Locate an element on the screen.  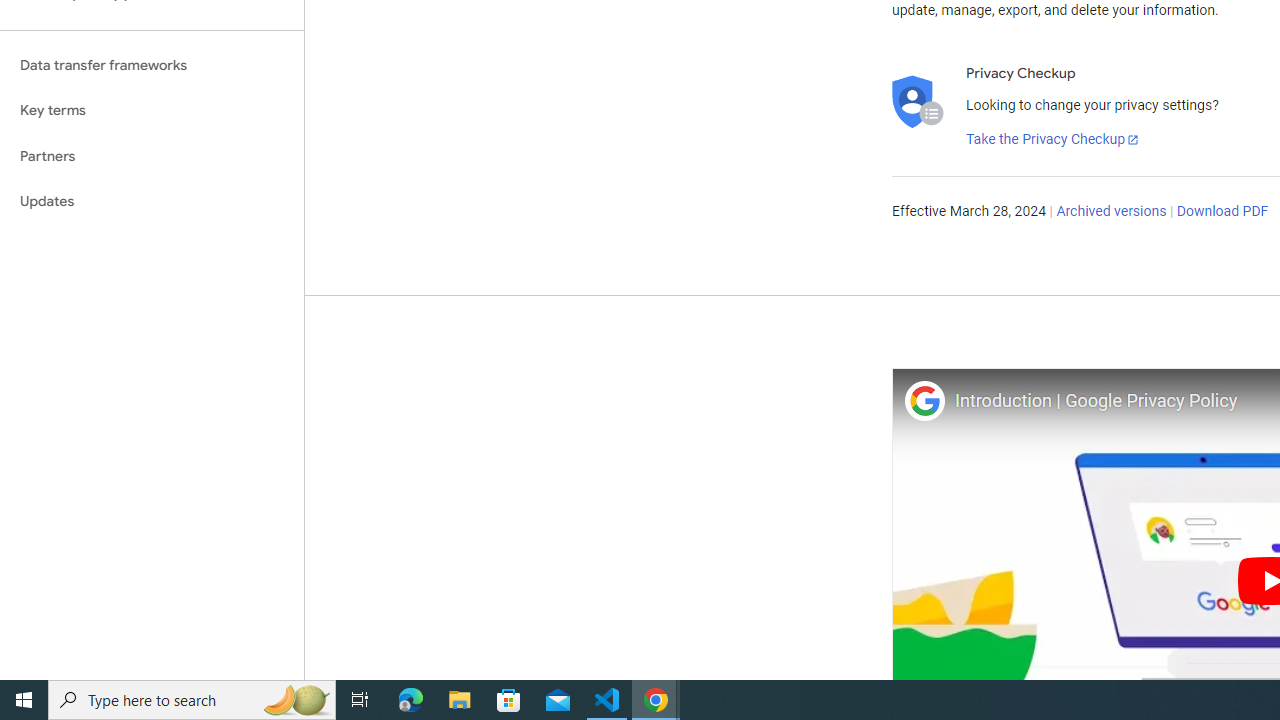
'Download PDF' is located at coordinates (1221, 212).